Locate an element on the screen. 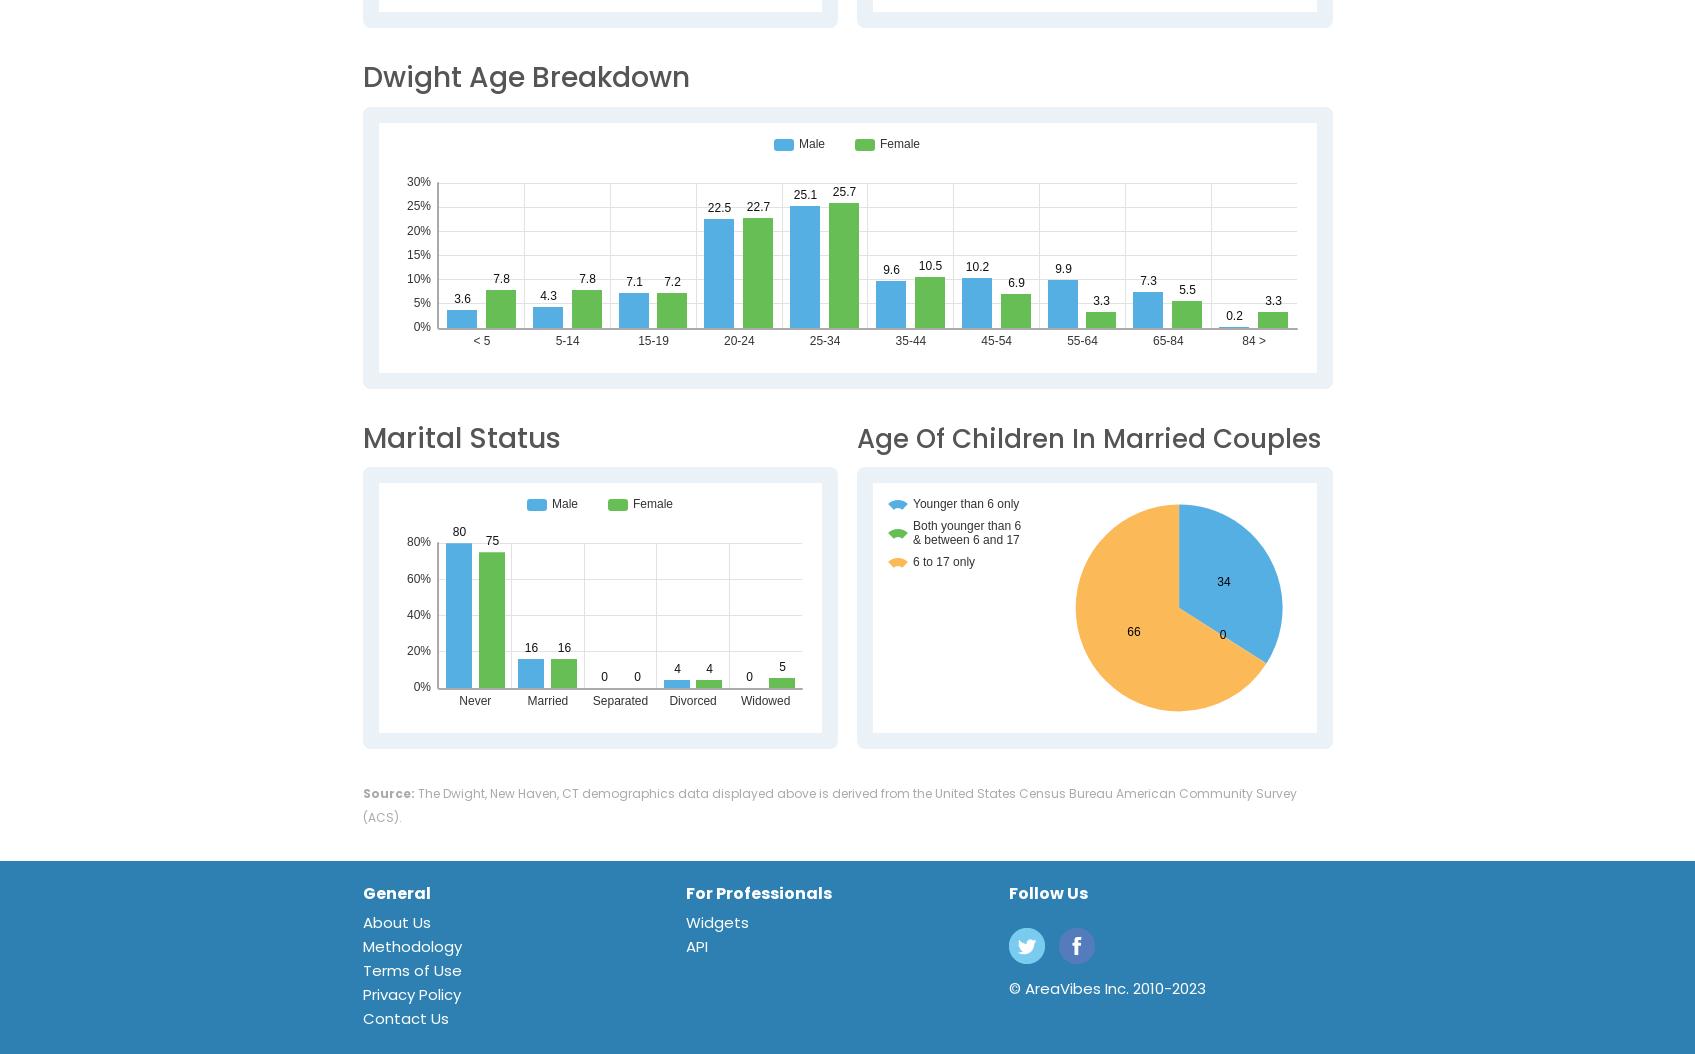 Image resolution: width=1695 pixels, height=1054 pixels. '© AreaVibes Inc. 2010-2023' is located at coordinates (1107, 988).